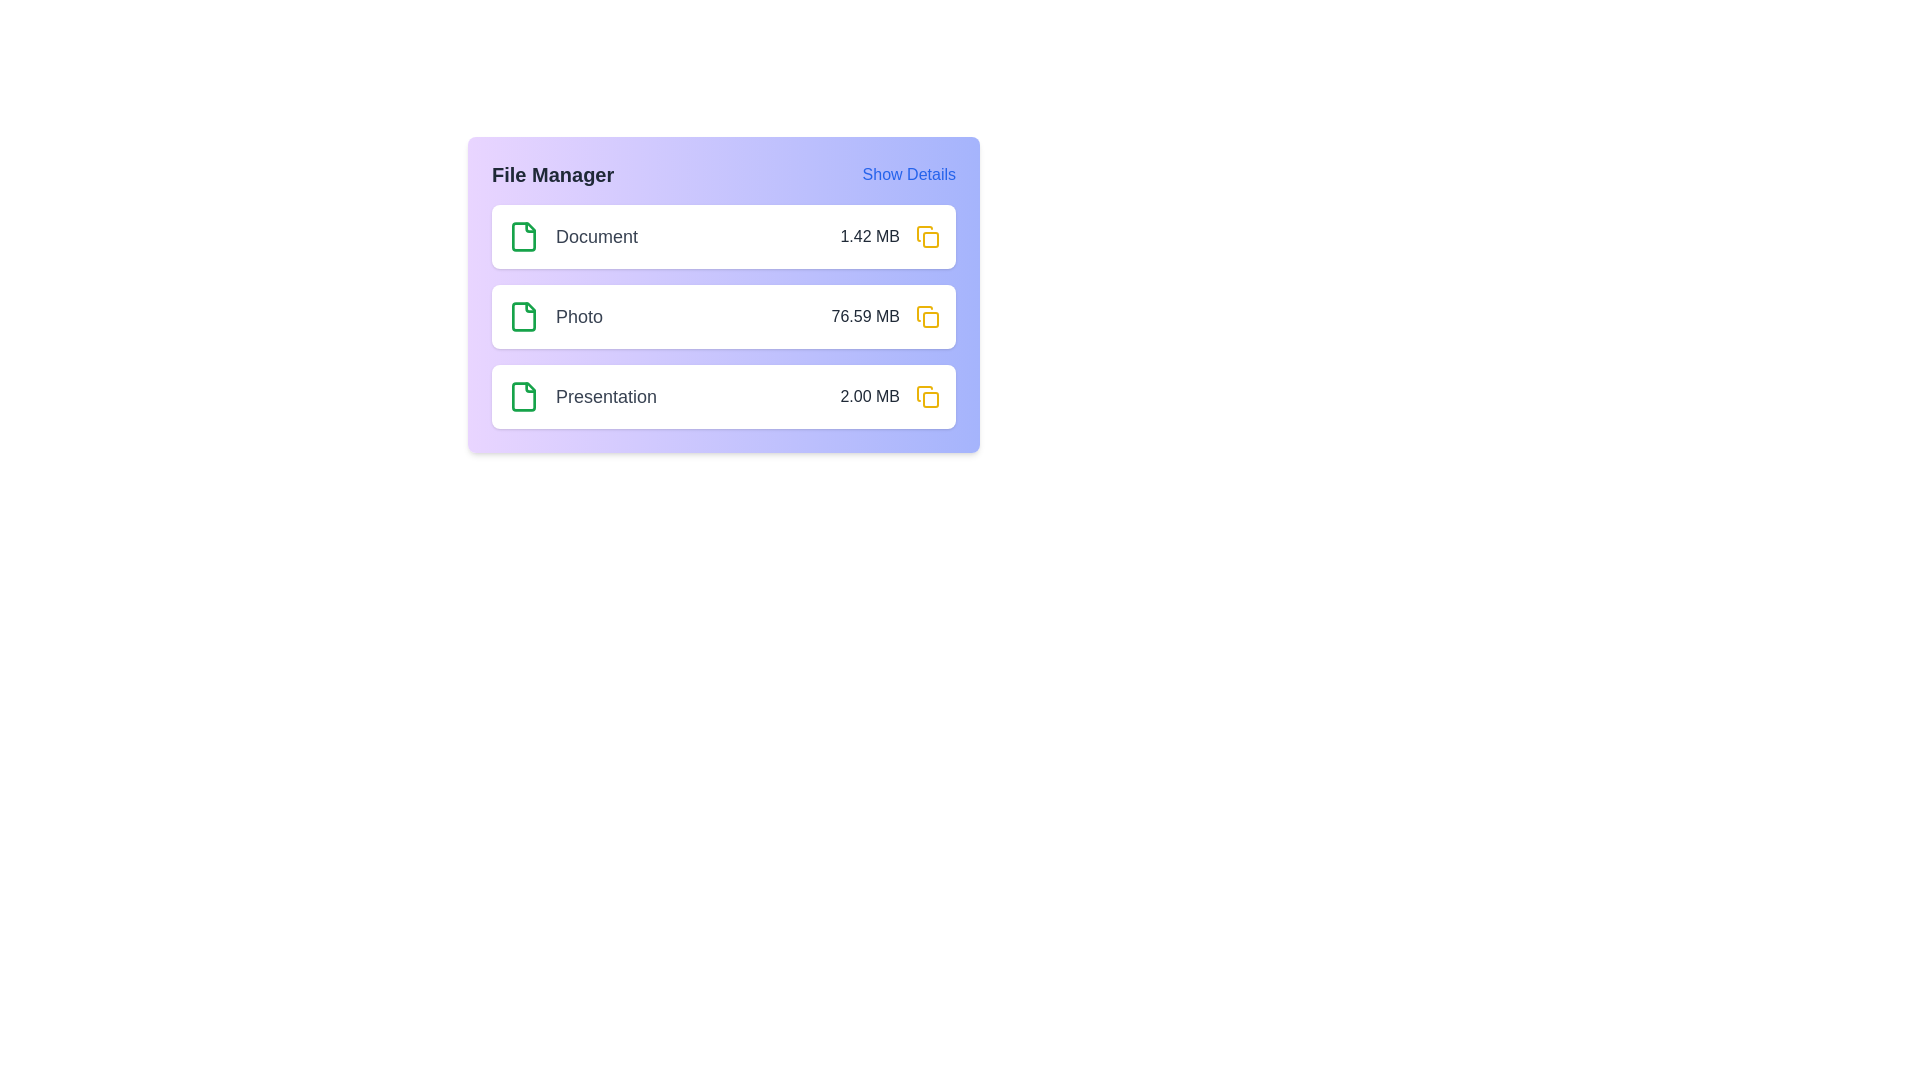 This screenshot has height=1080, width=1920. Describe the element at coordinates (723, 397) in the screenshot. I see `the third file entry labeled 'Presentation' with a file size of '2.00 MB' in the file manager interface` at that location.